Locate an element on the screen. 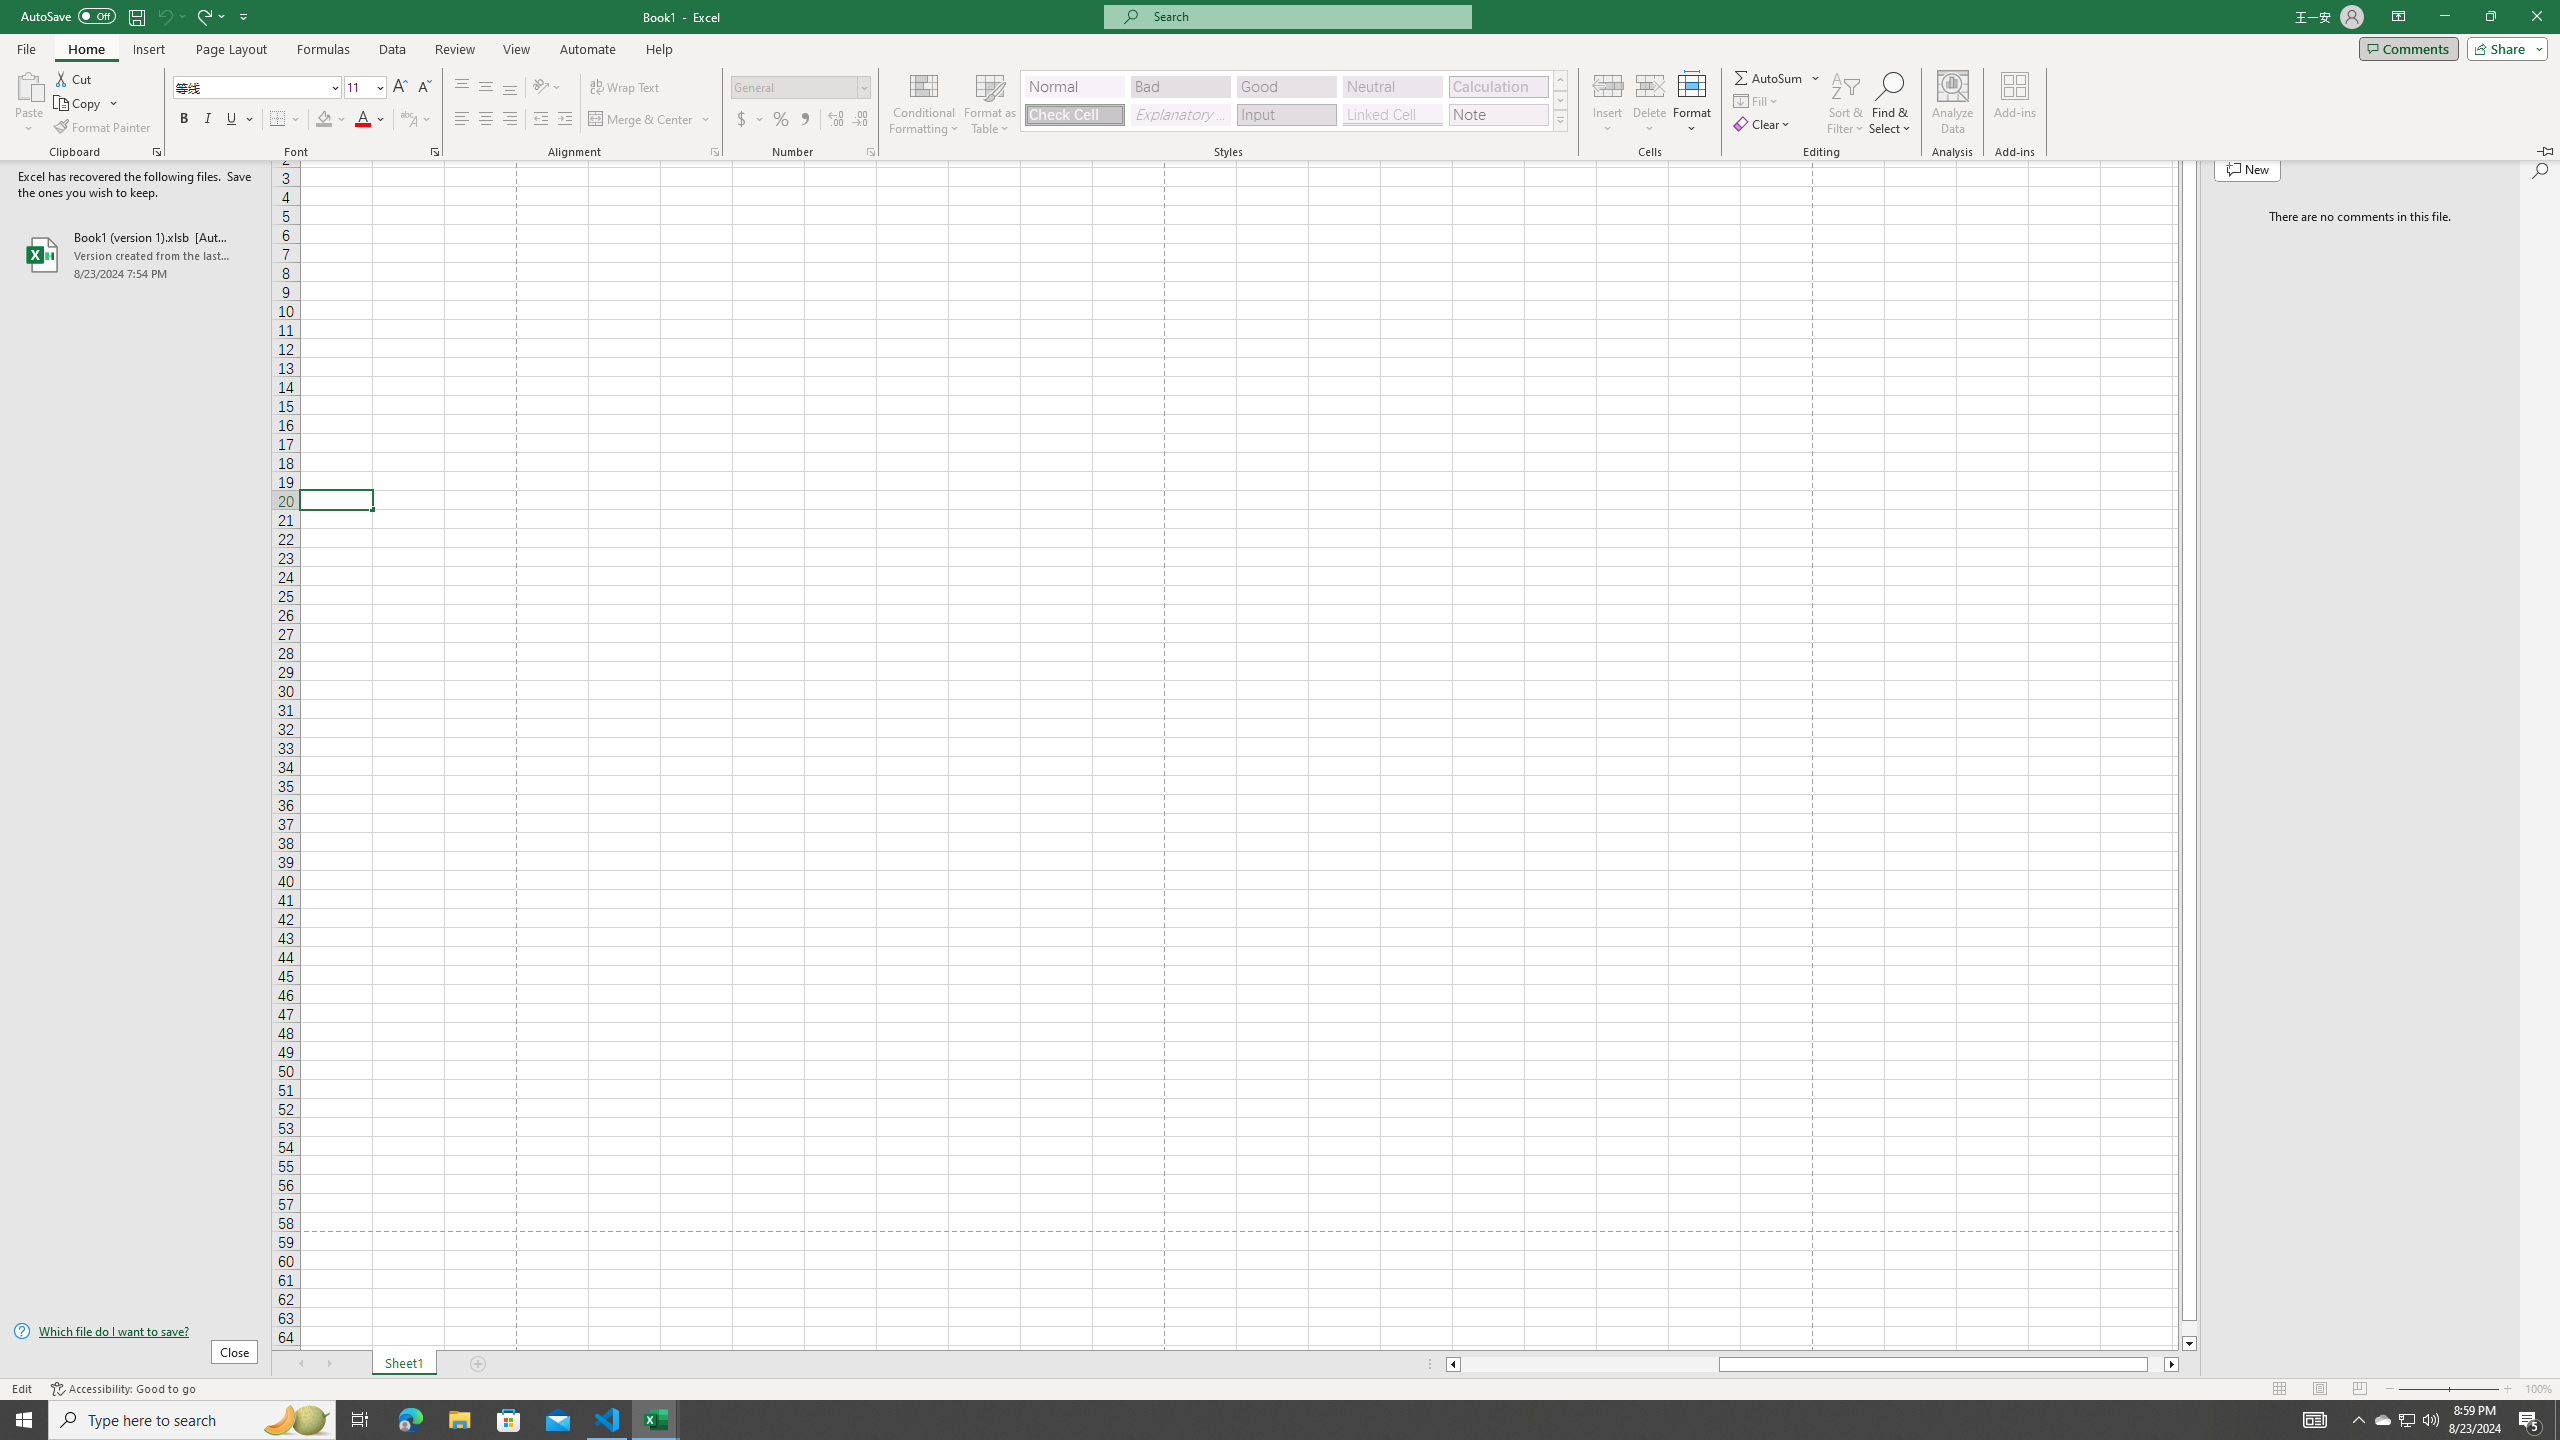  'System' is located at coordinates (11, 9).